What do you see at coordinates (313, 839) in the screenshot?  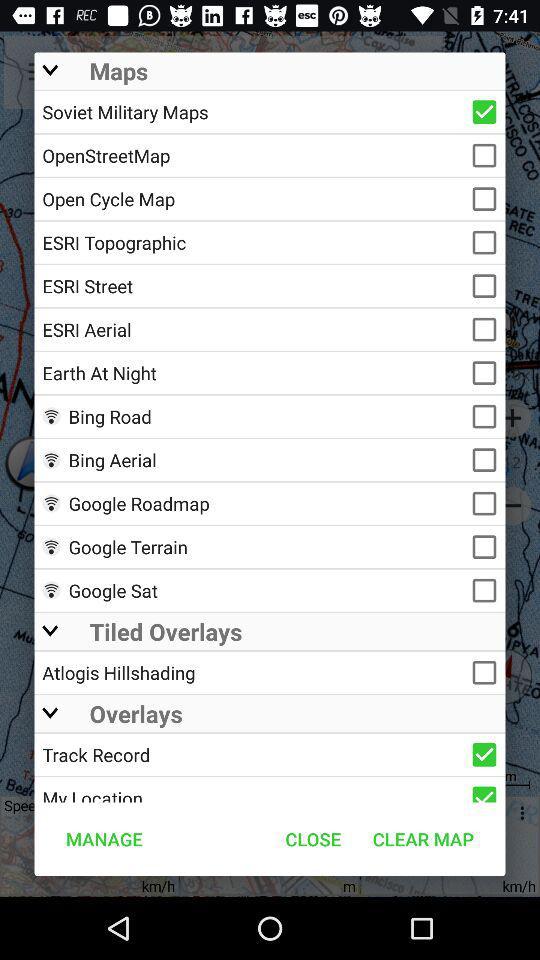 I see `icon next to manage` at bounding box center [313, 839].